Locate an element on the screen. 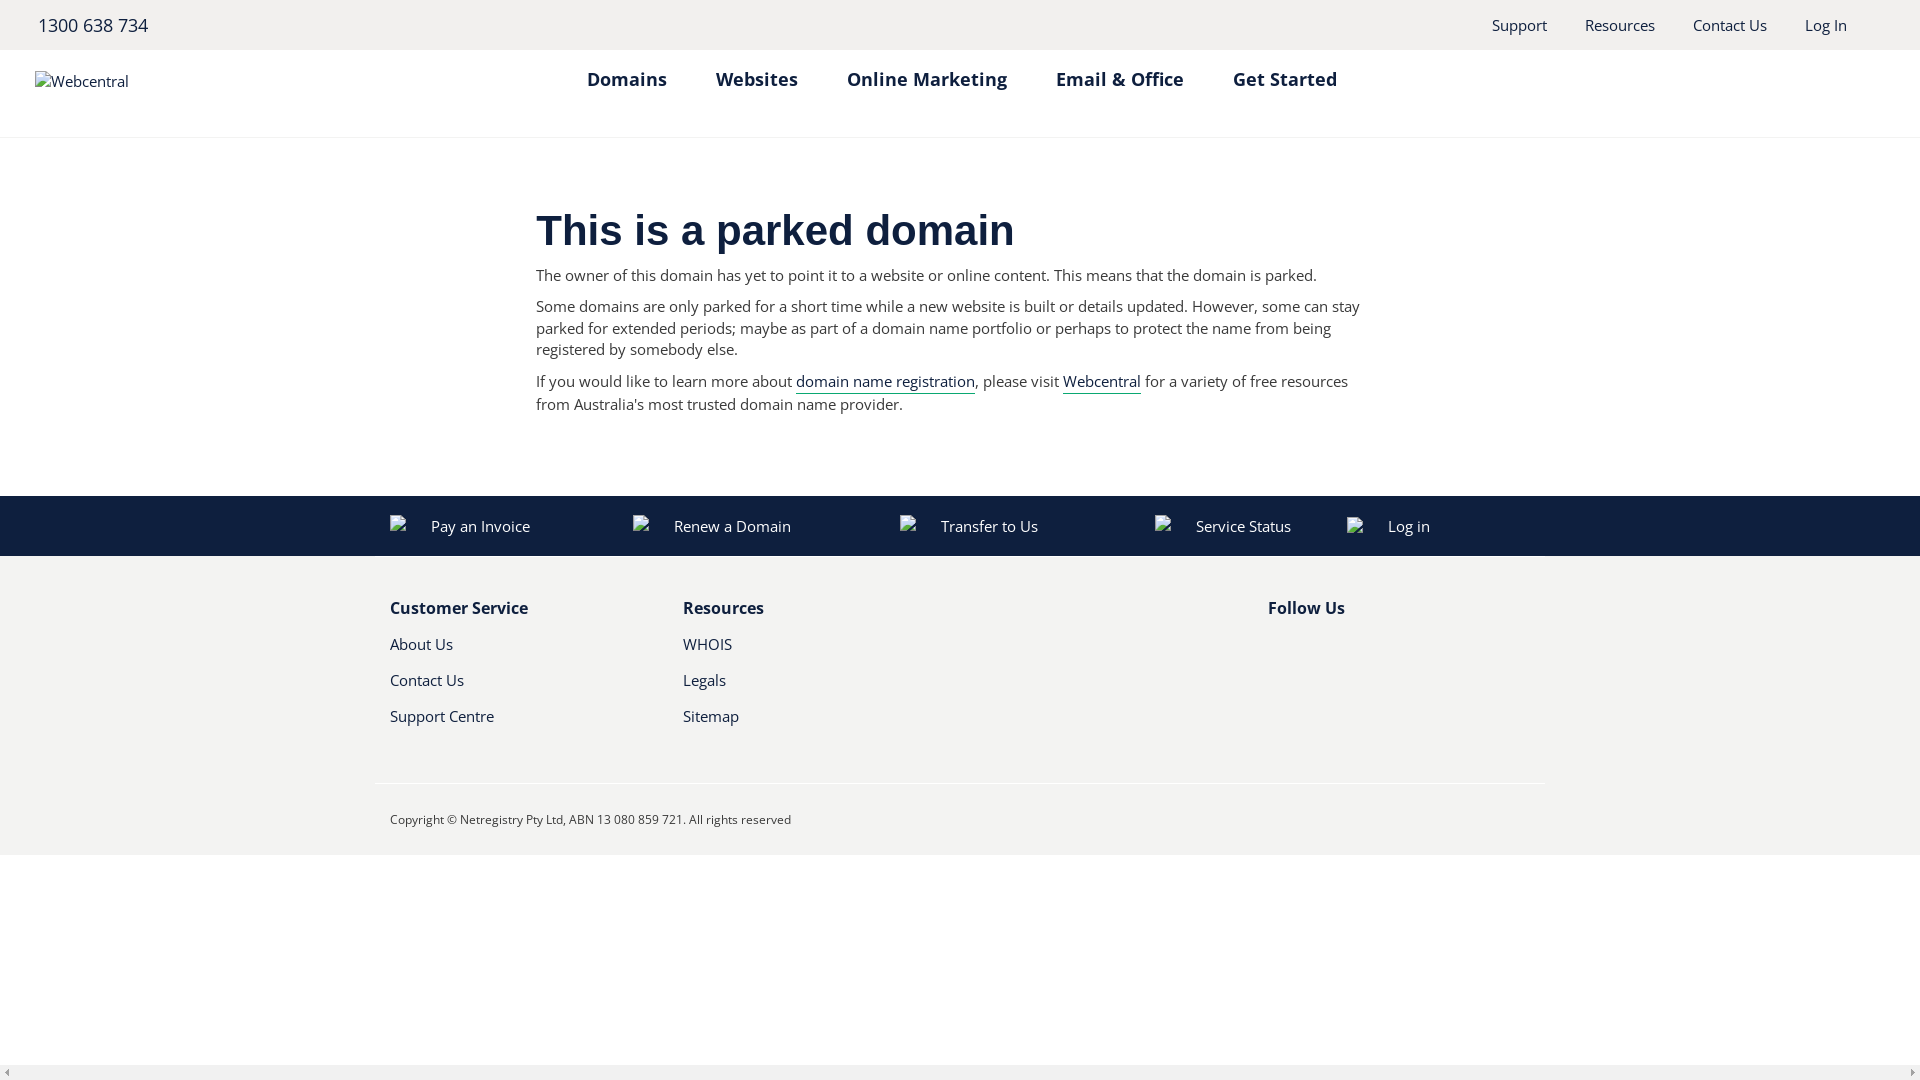 This screenshot has width=1920, height=1080. 'Online Marketing' is located at coordinates (925, 68).